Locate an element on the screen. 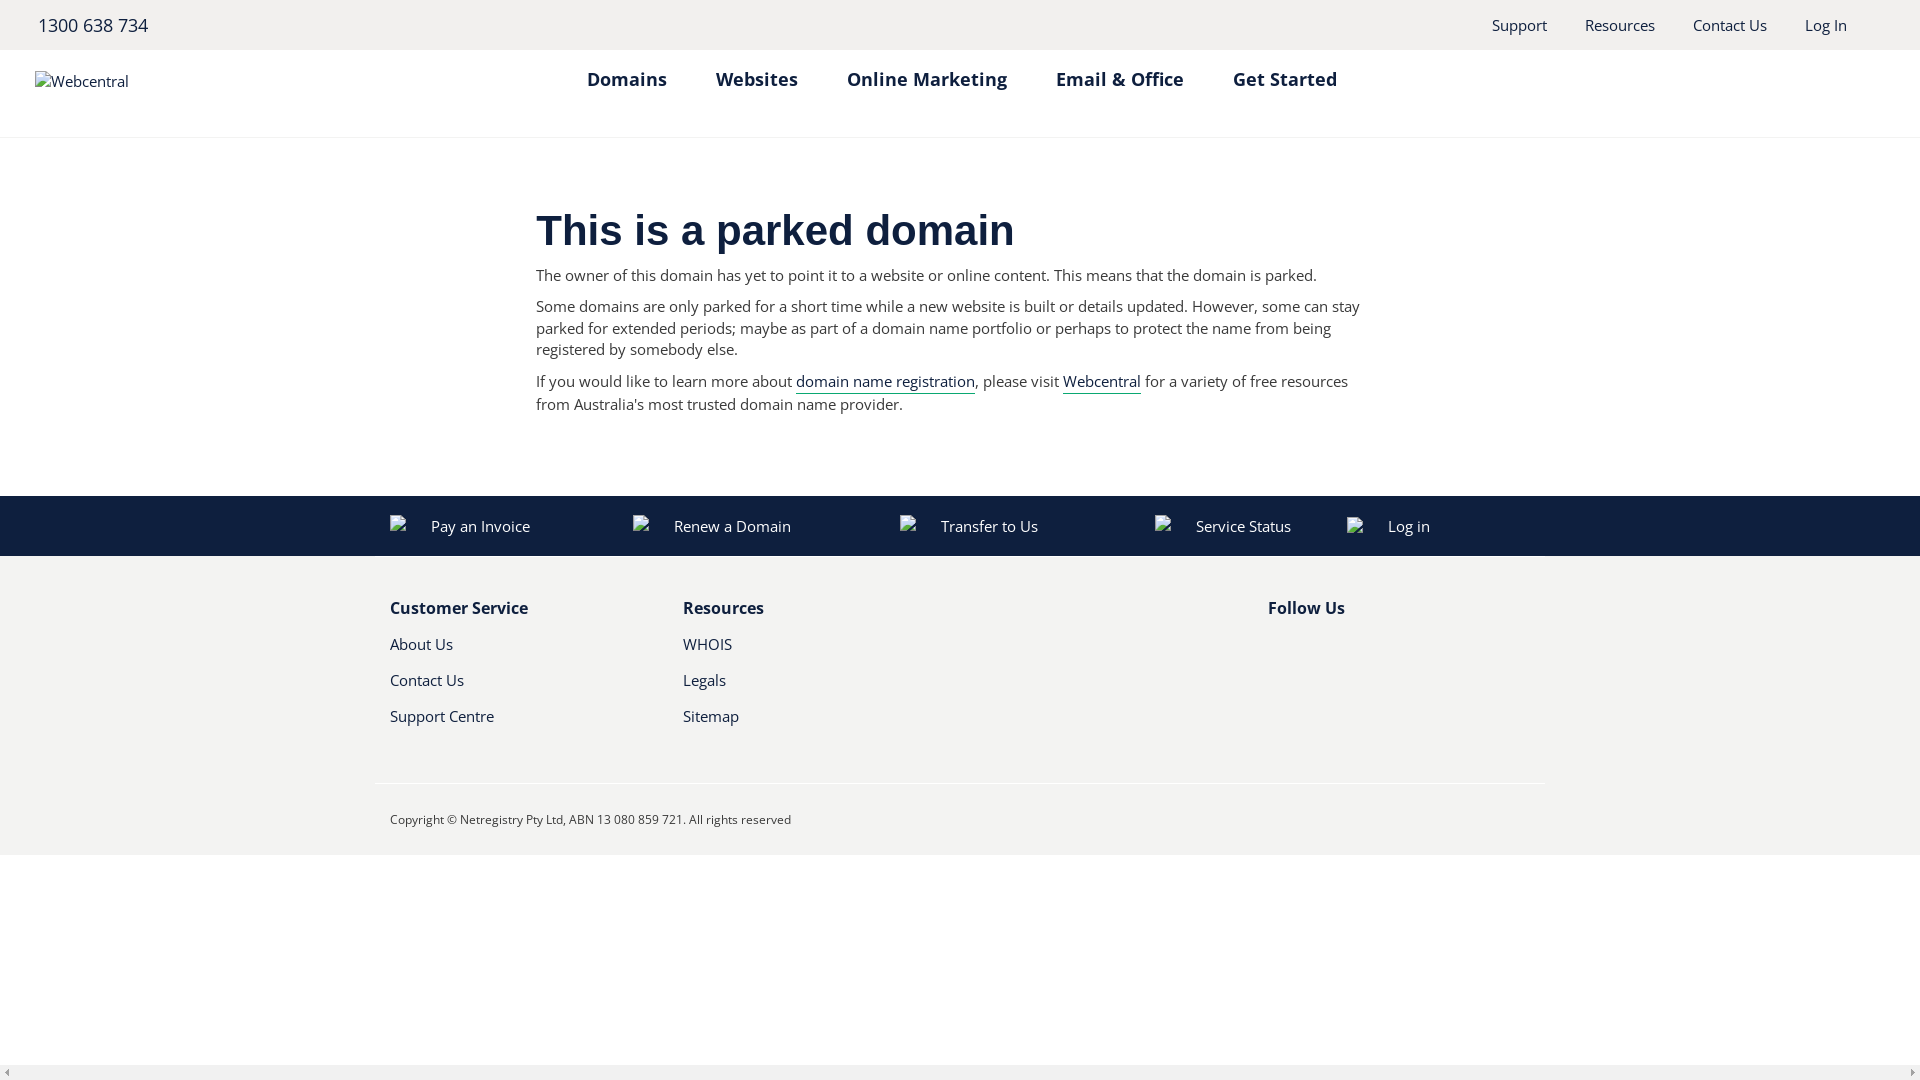 This screenshot has width=1920, height=1080. 'Online Marketing' is located at coordinates (925, 68).